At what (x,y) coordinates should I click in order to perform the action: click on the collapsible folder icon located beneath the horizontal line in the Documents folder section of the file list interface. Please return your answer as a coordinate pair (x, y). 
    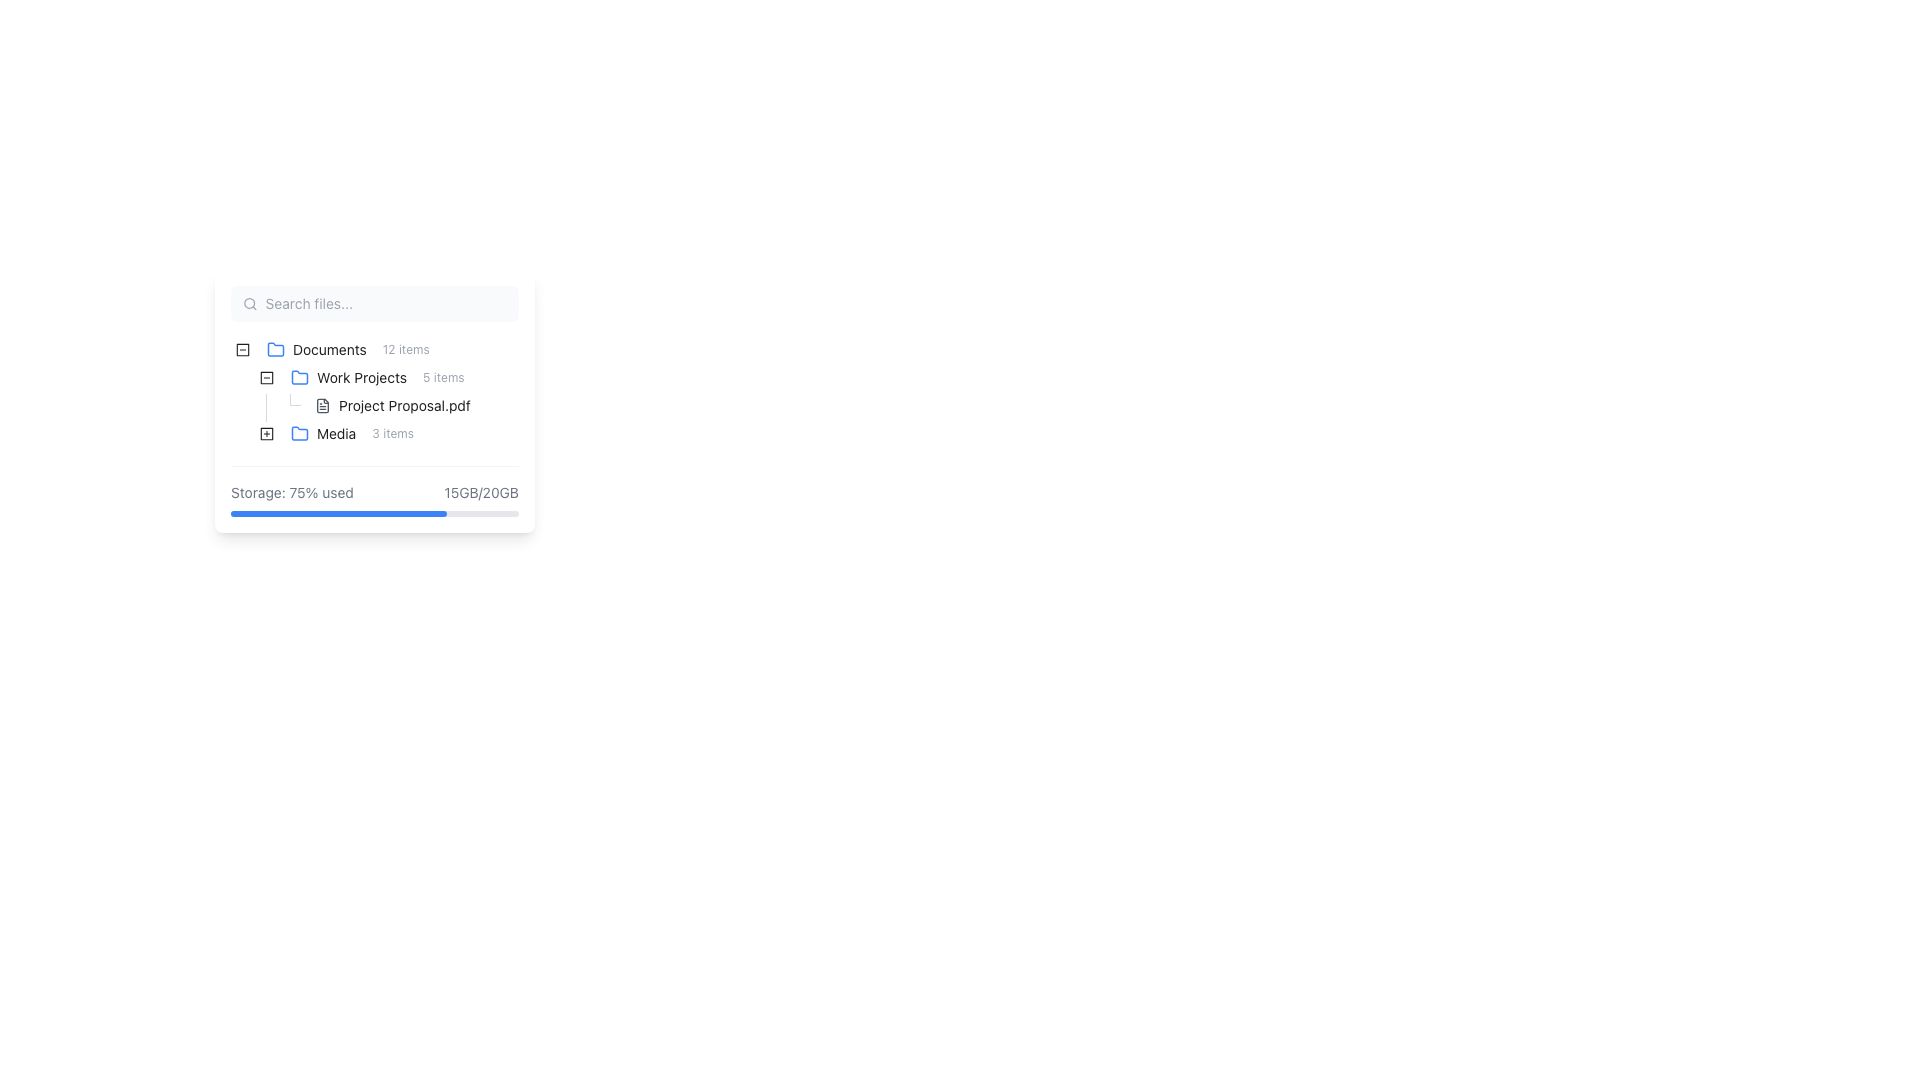
    Looking at the image, I should click on (242, 349).